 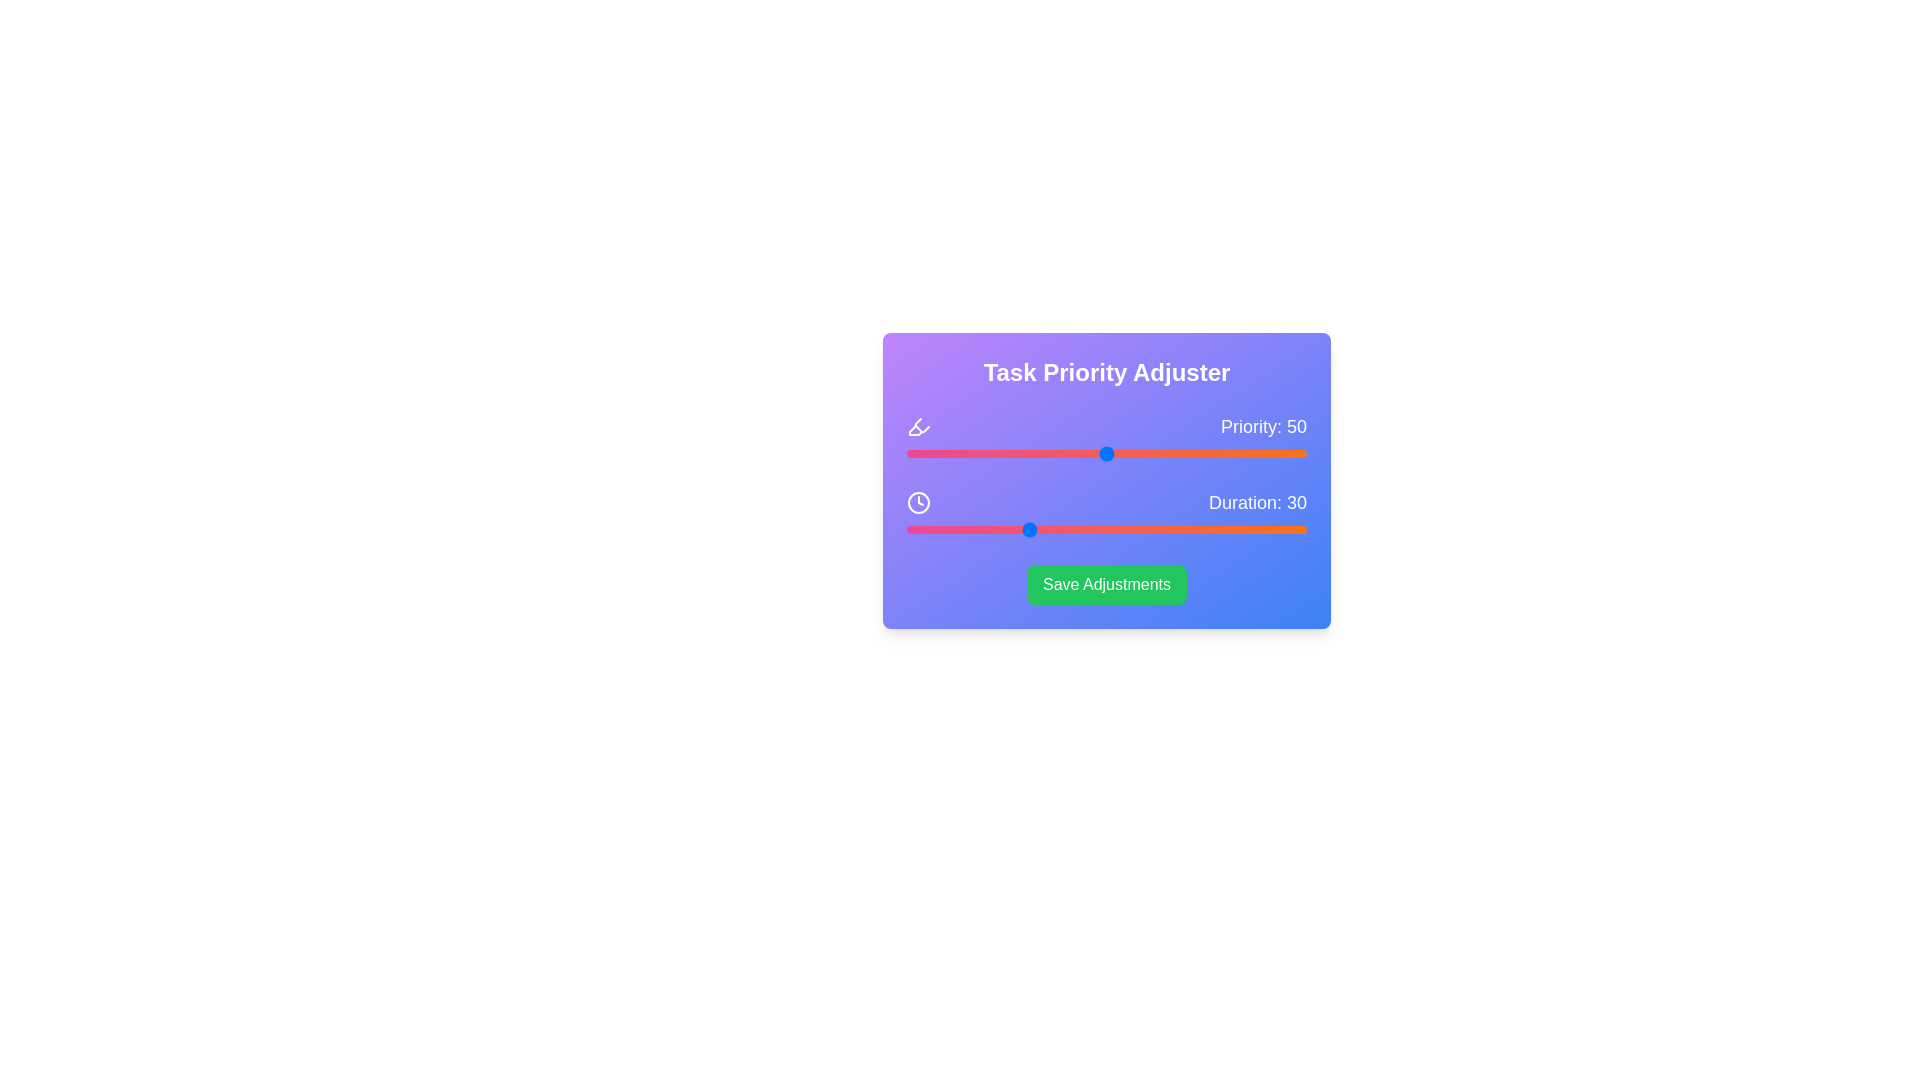 What do you see at coordinates (914, 454) in the screenshot?
I see `the priority slider to set its value to 2` at bounding box center [914, 454].